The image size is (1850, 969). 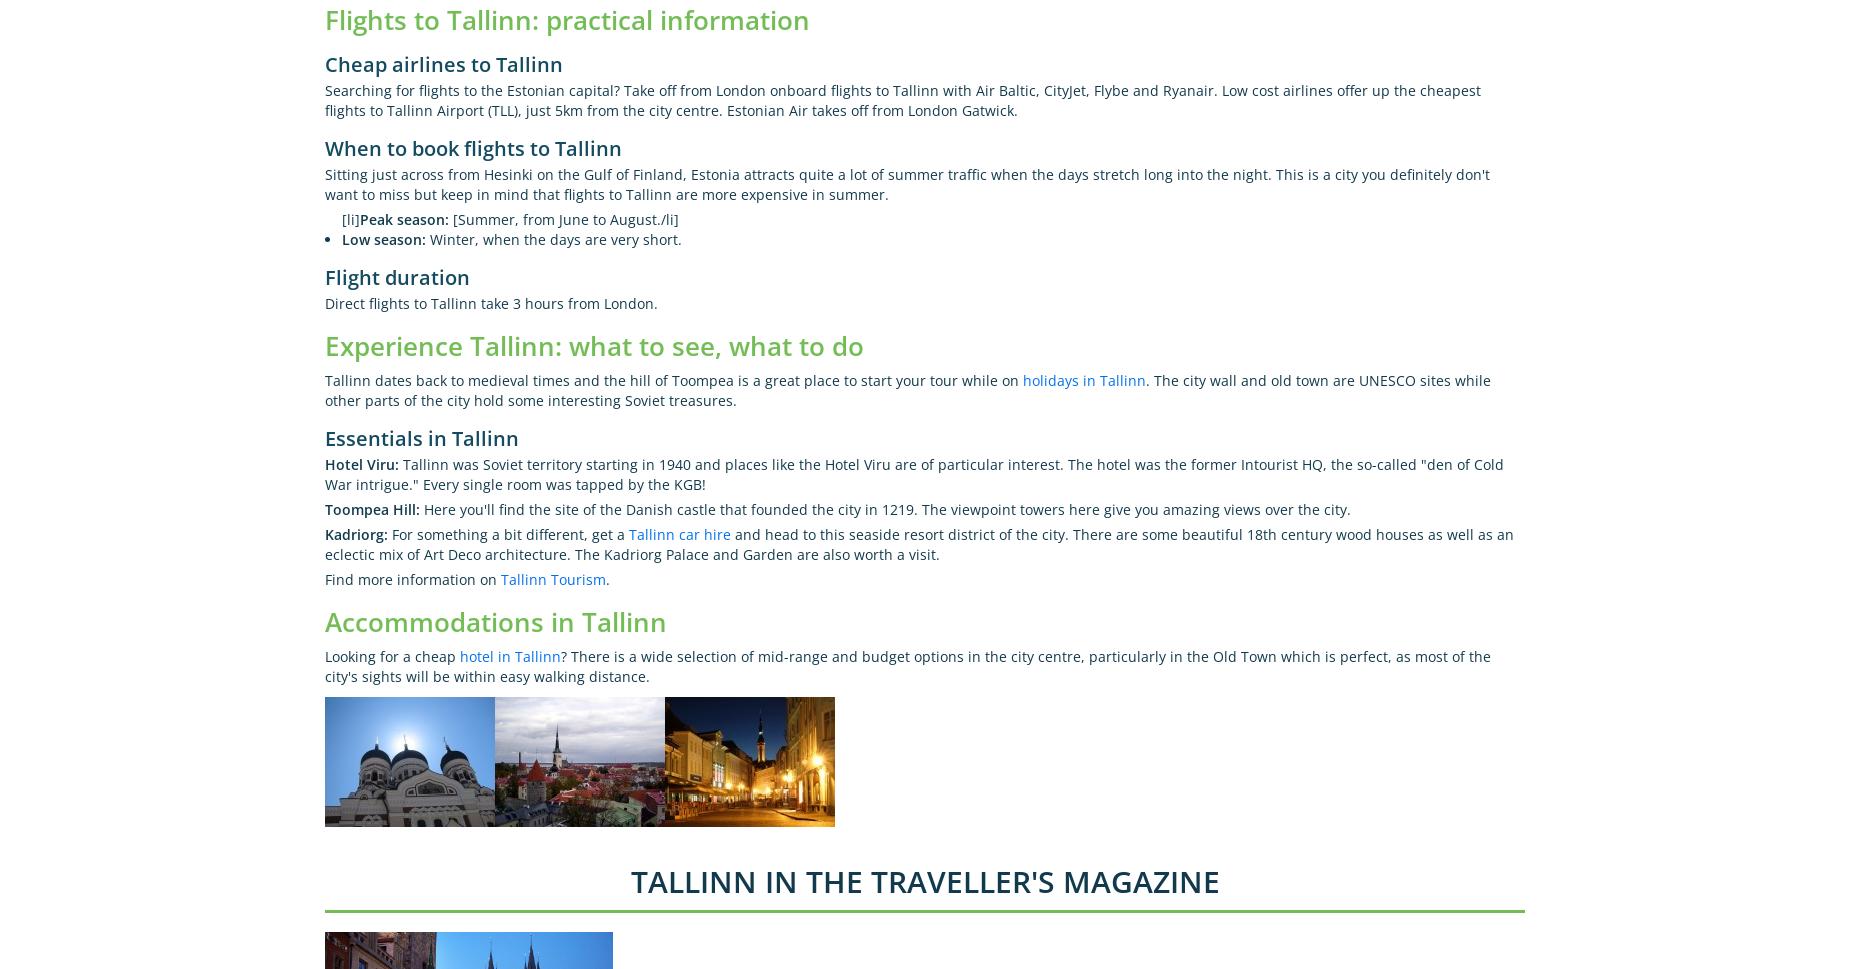 What do you see at coordinates (420, 436) in the screenshot?
I see `'Essentials in Tallinn'` at bounding box center [420, 436].